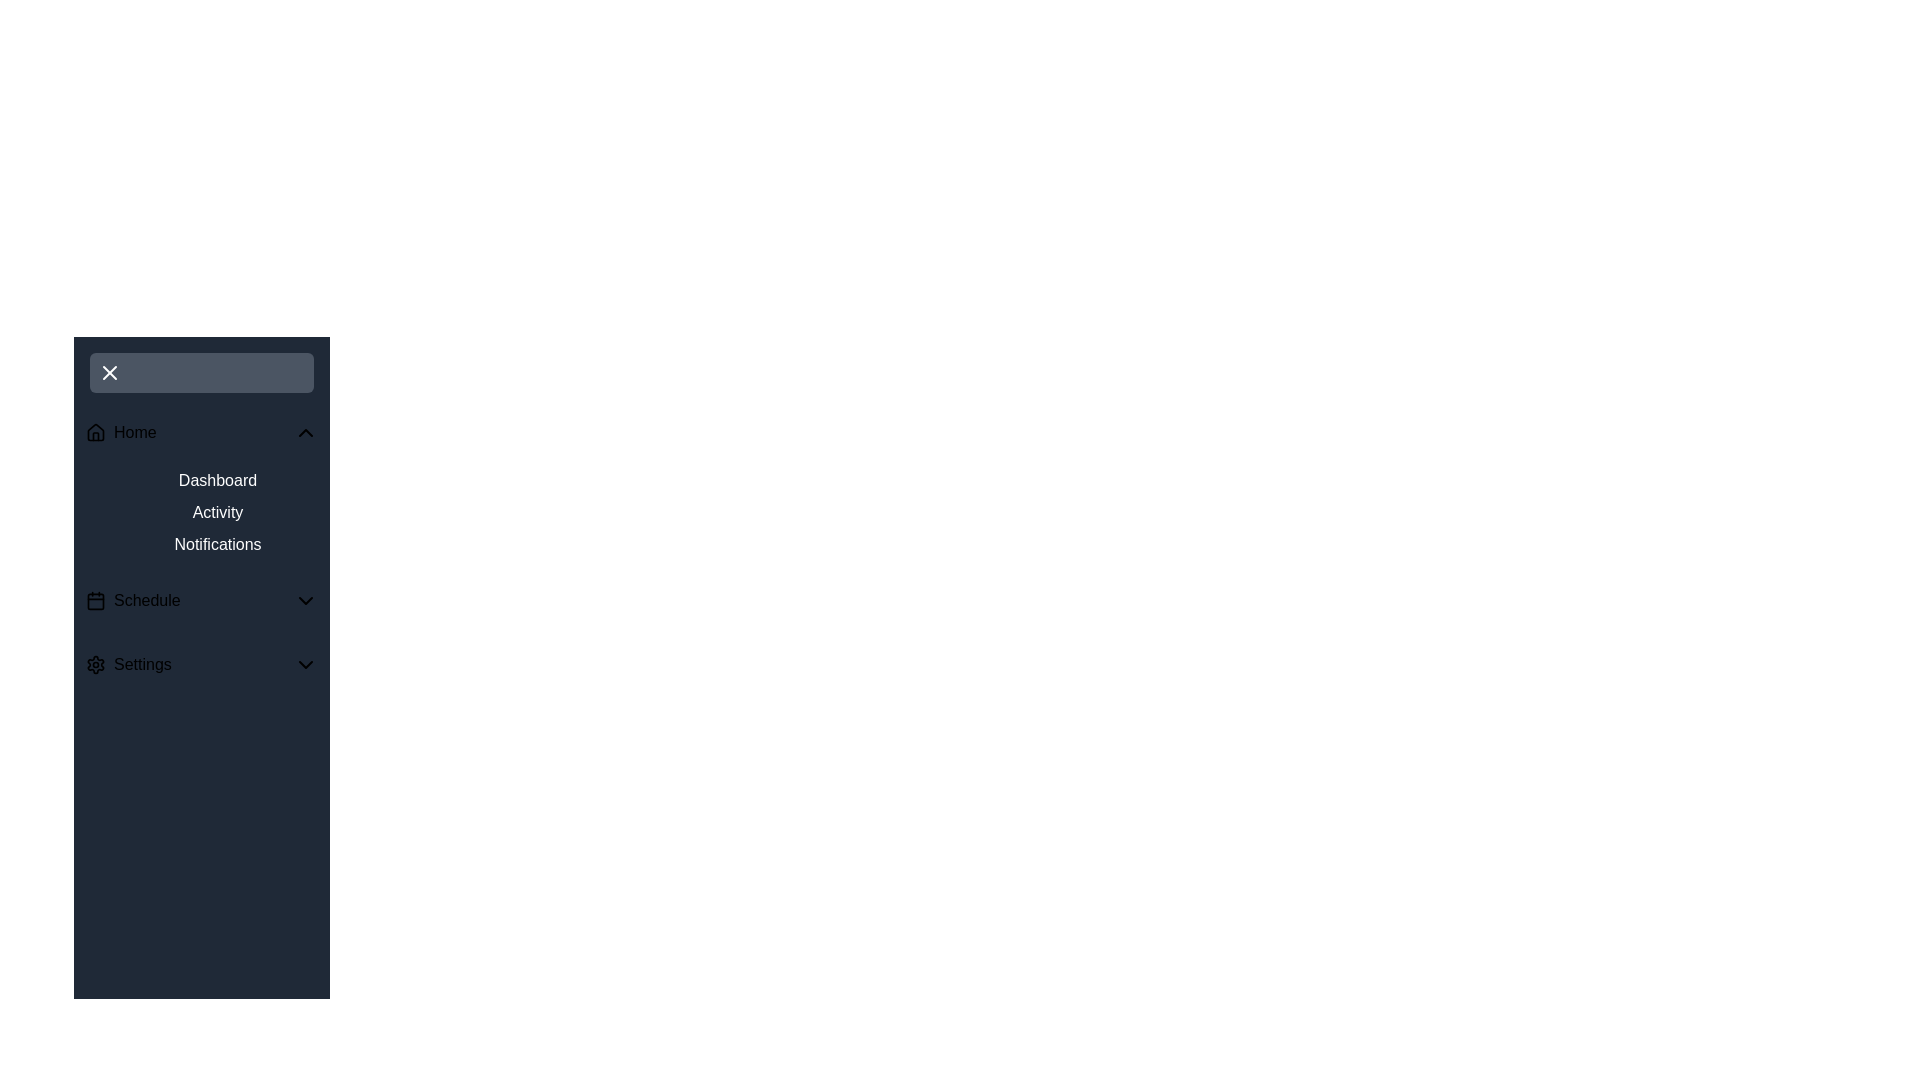 The height and width of the screenshot is (1080, 1920). I want to click on the 'Dashboard' label in the dark sidebar, so click(217, 481).